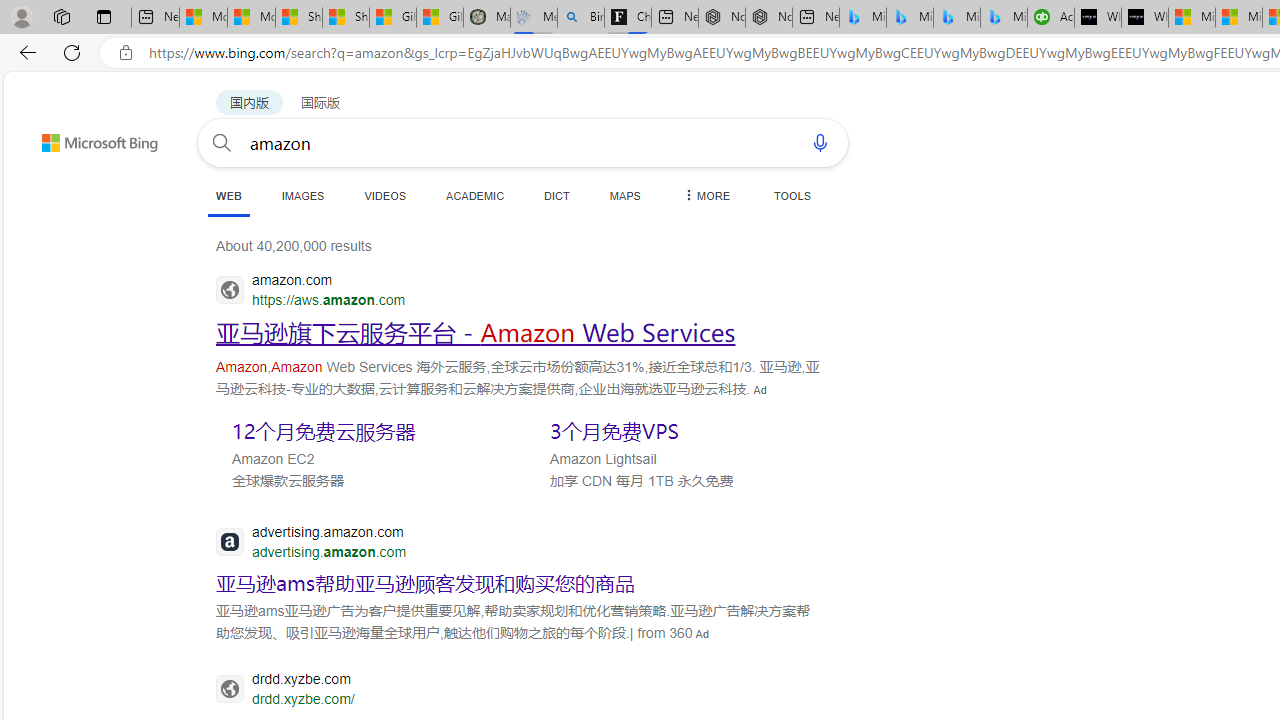 The height and width of the screenshot is (720, 1280). What do you see at coordinates (439, 17) in the screenshot?
I see `'Gilma and Hector both pose tropical trouble for Hawaii'` at bounding box center [439, 17].